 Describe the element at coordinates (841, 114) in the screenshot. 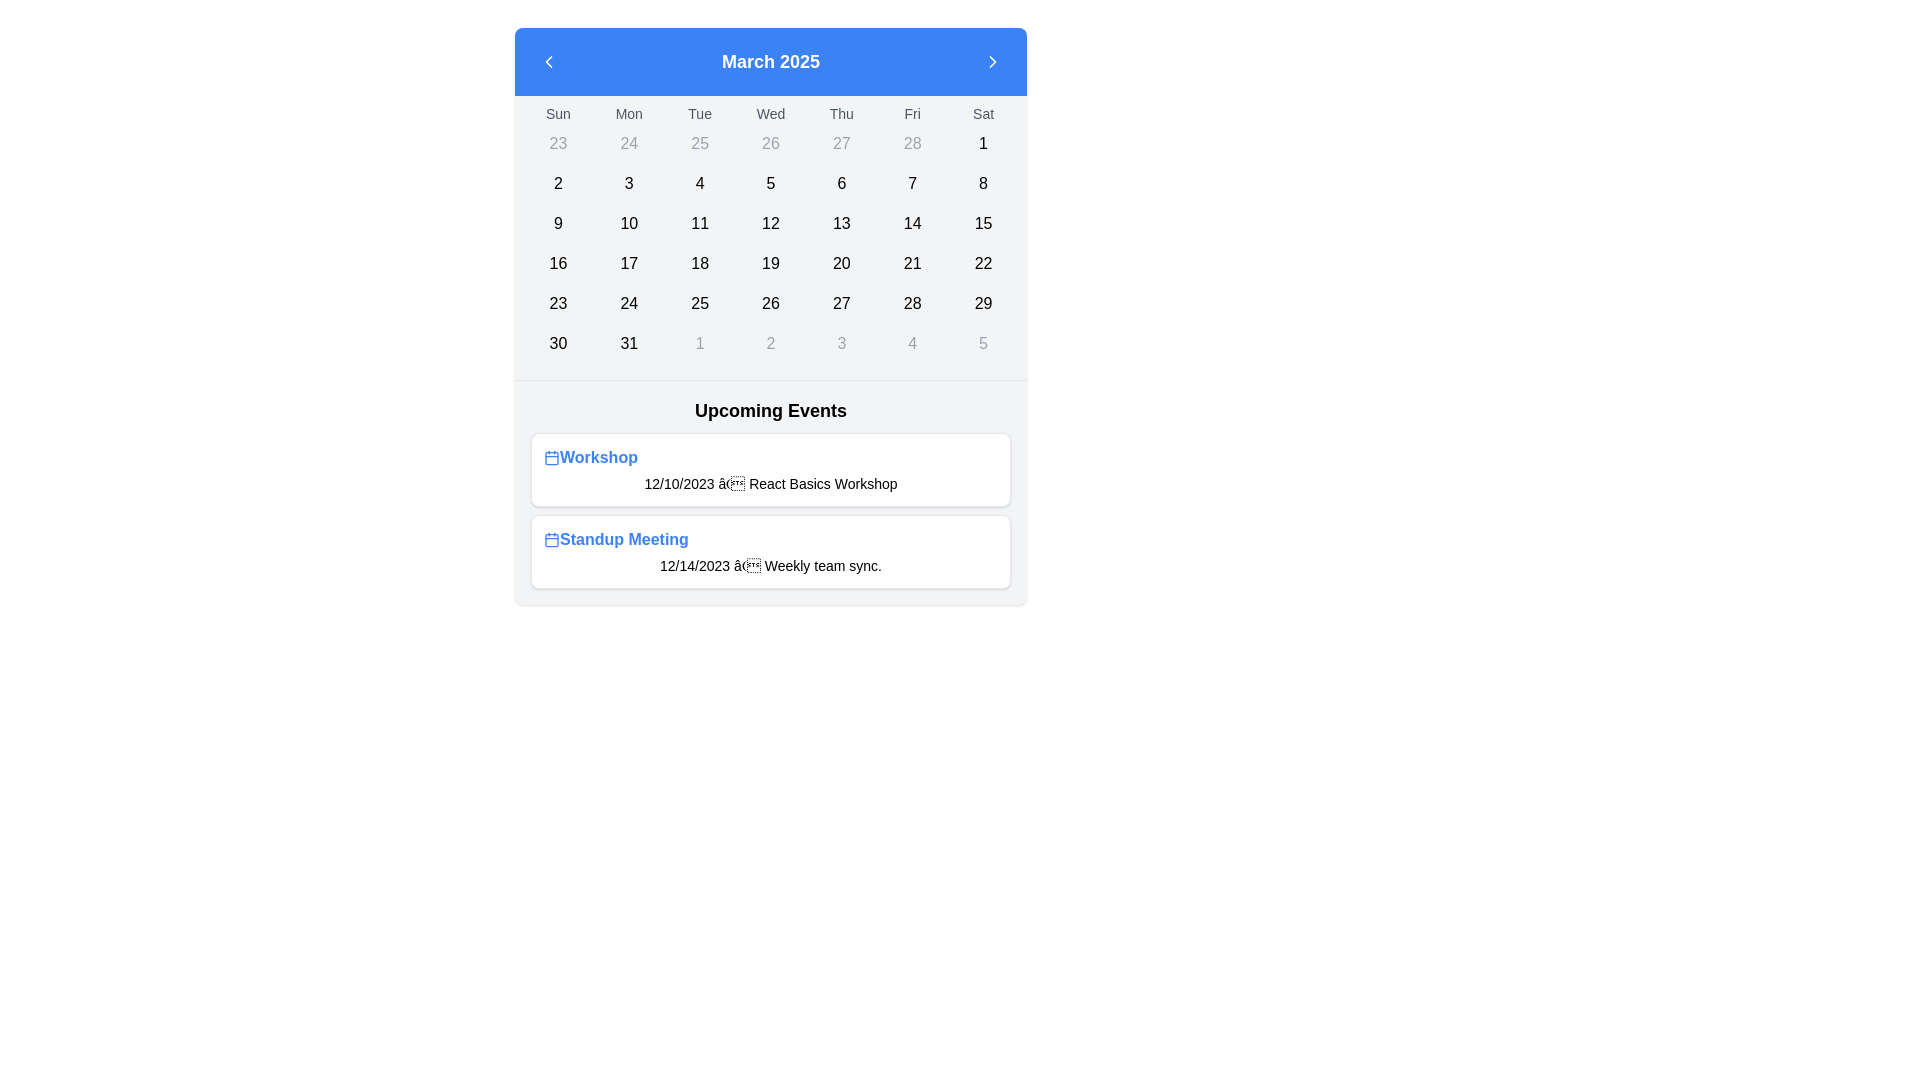

I see `the static text label displaying 'Thu', which is the fifth abbreviation in the row of weekdays, styled in gray and centered in the calendar header layout` at that location.